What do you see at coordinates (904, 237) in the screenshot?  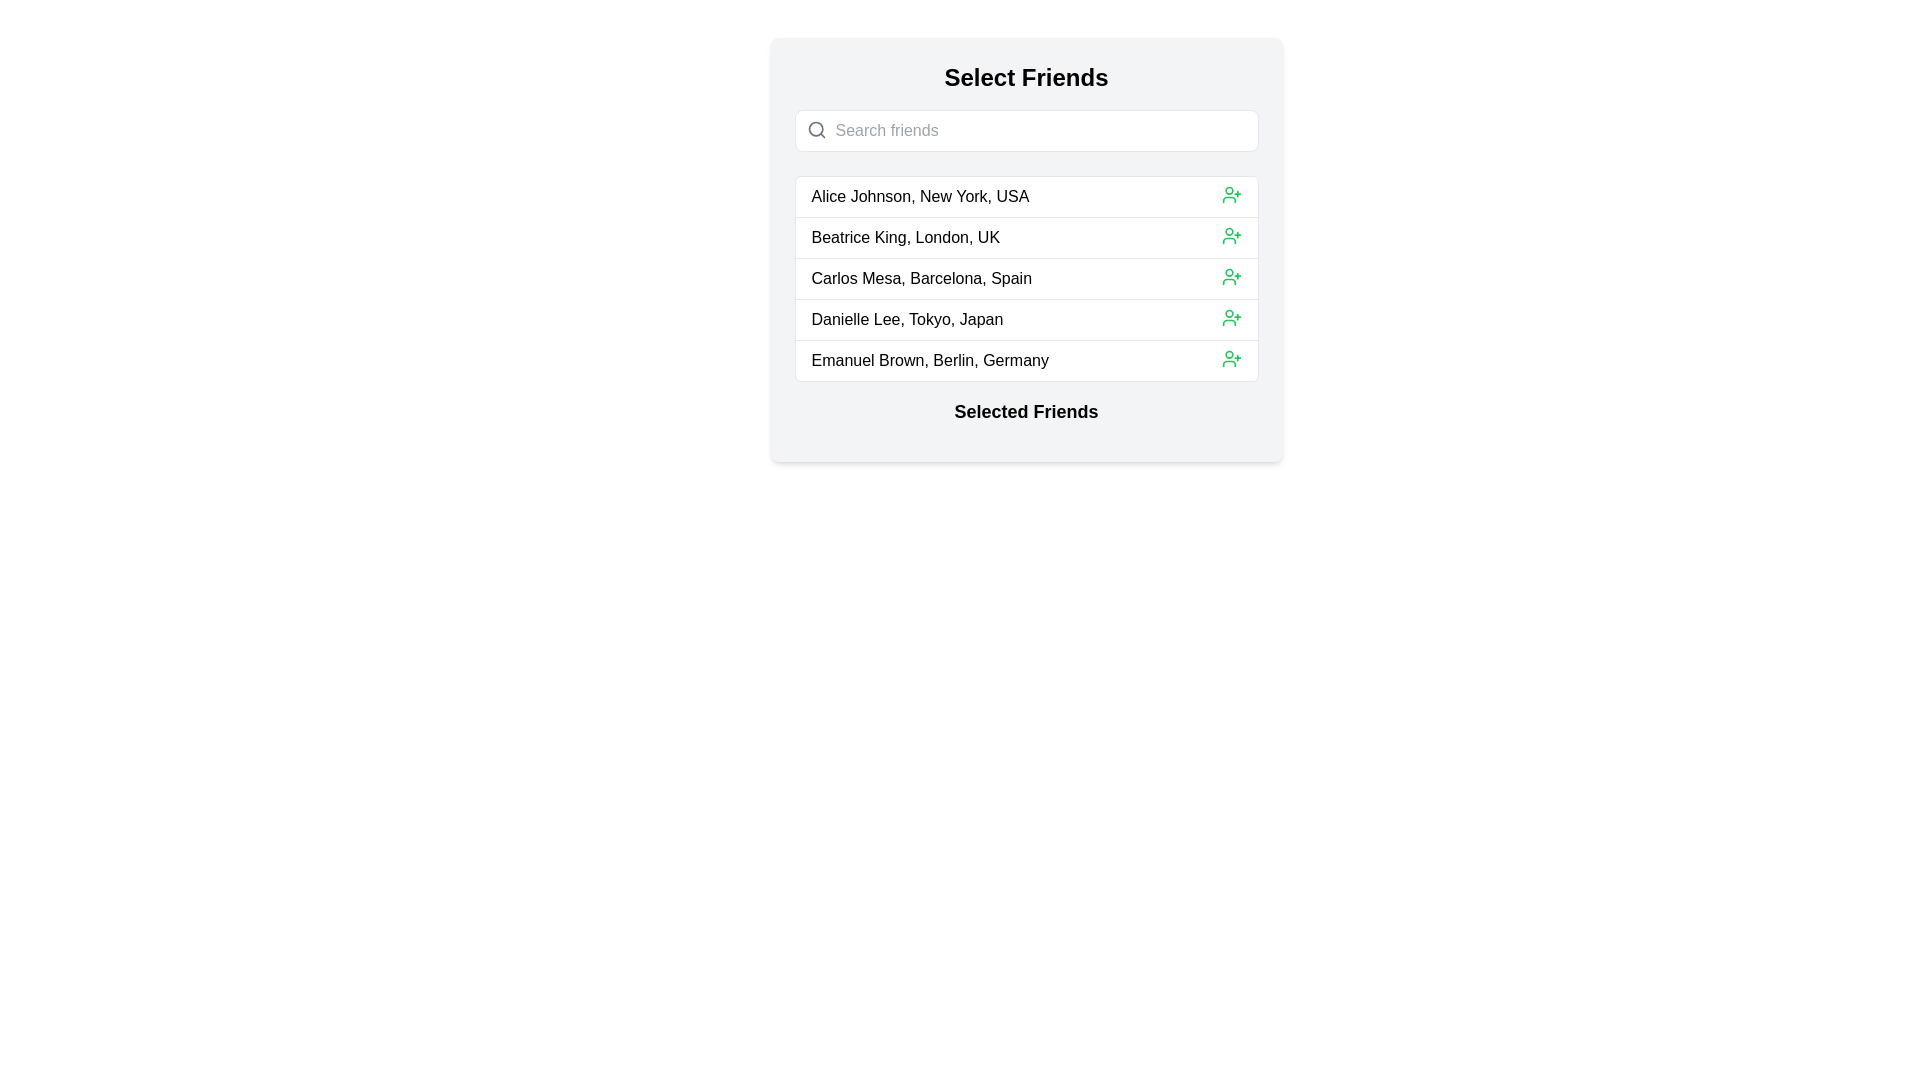 I see `text element that displays the name and location of a person, positioned between 'Alice Johnson, New York, USA' and 'Carlos Mesa, Barcelona, Spain'` at bounding box center [904, 237].